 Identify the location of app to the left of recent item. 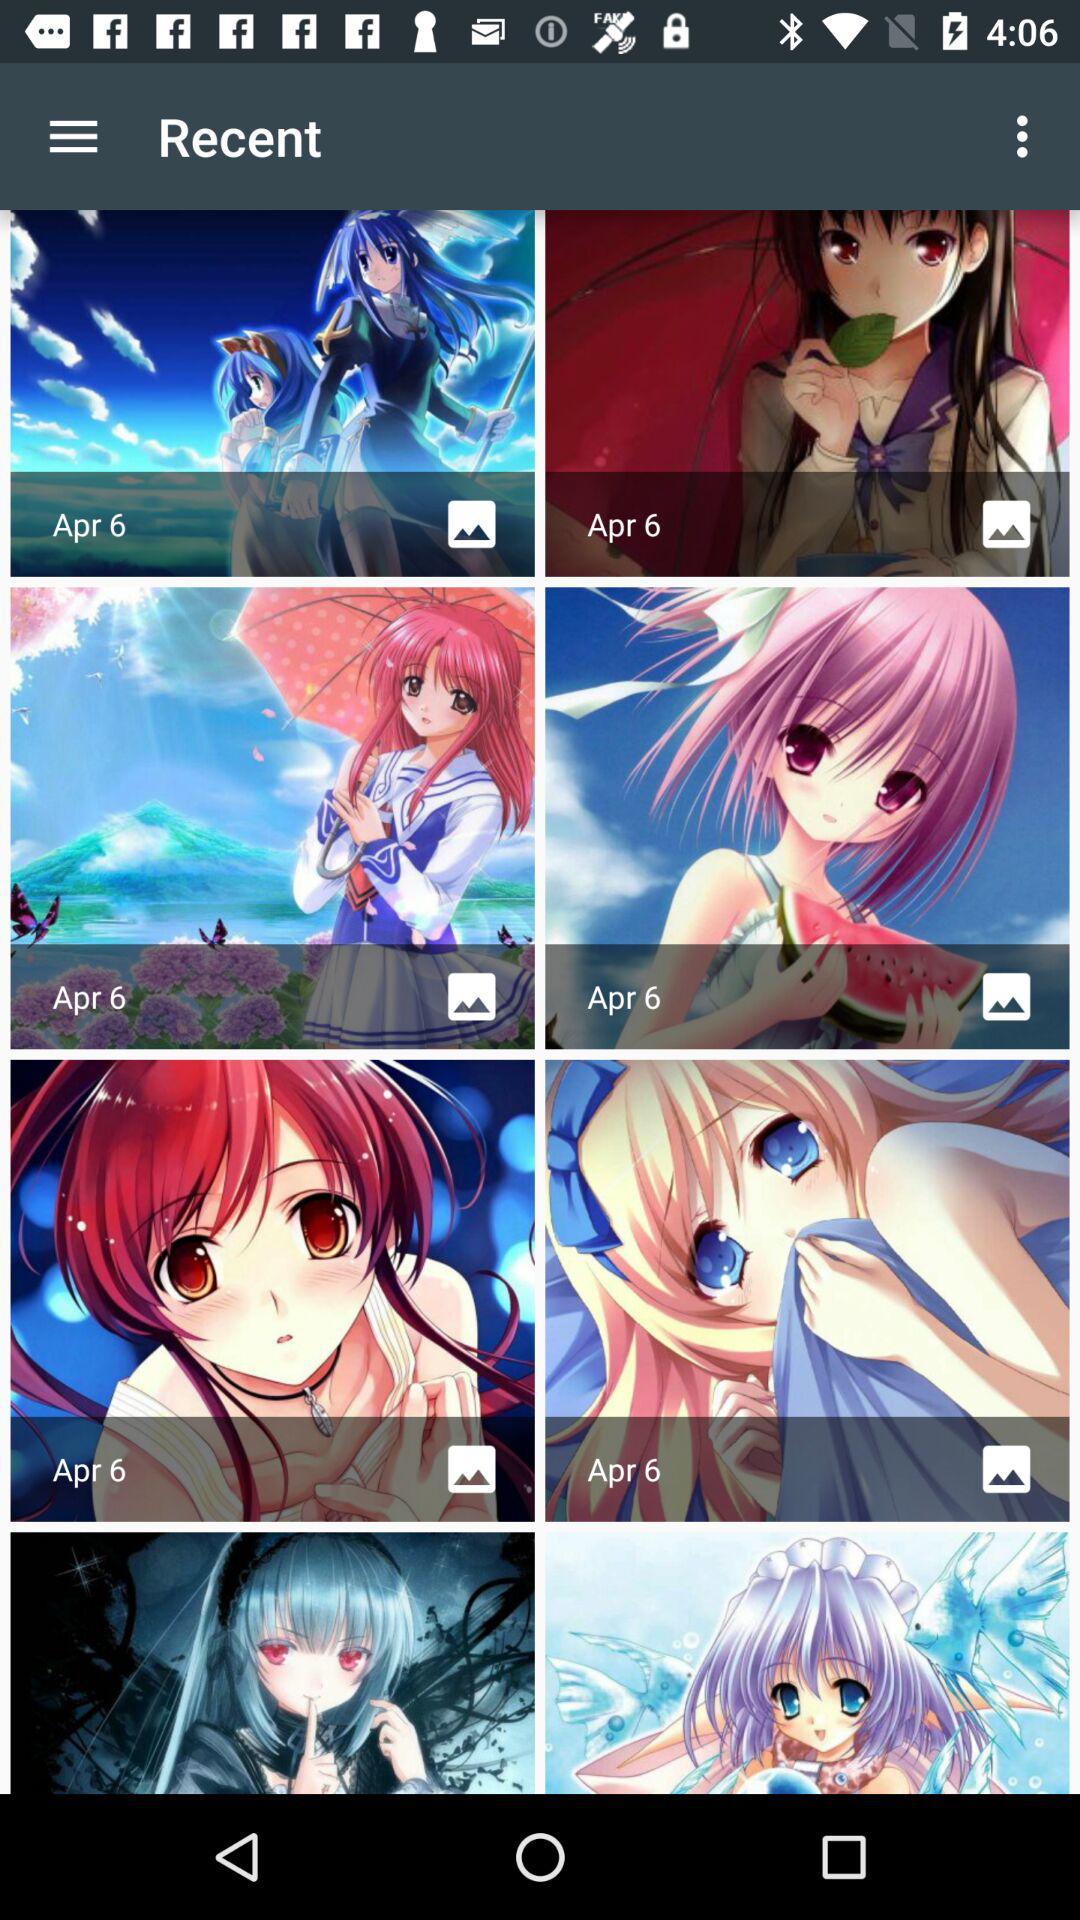
(72, 135).